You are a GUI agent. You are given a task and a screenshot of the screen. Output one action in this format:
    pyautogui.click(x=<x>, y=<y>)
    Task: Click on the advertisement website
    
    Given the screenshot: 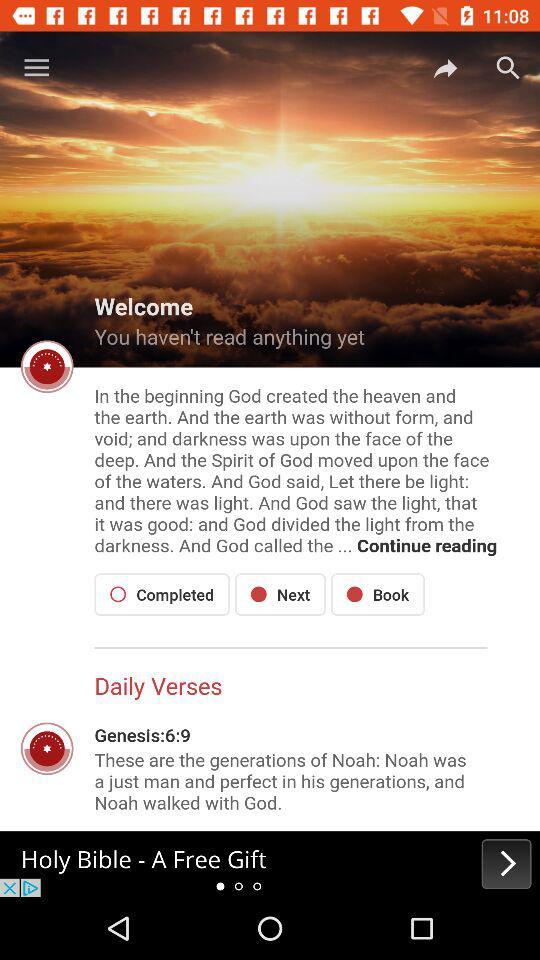 What is the action you would take?
    pyautogui.click(x=270, y=863)
    